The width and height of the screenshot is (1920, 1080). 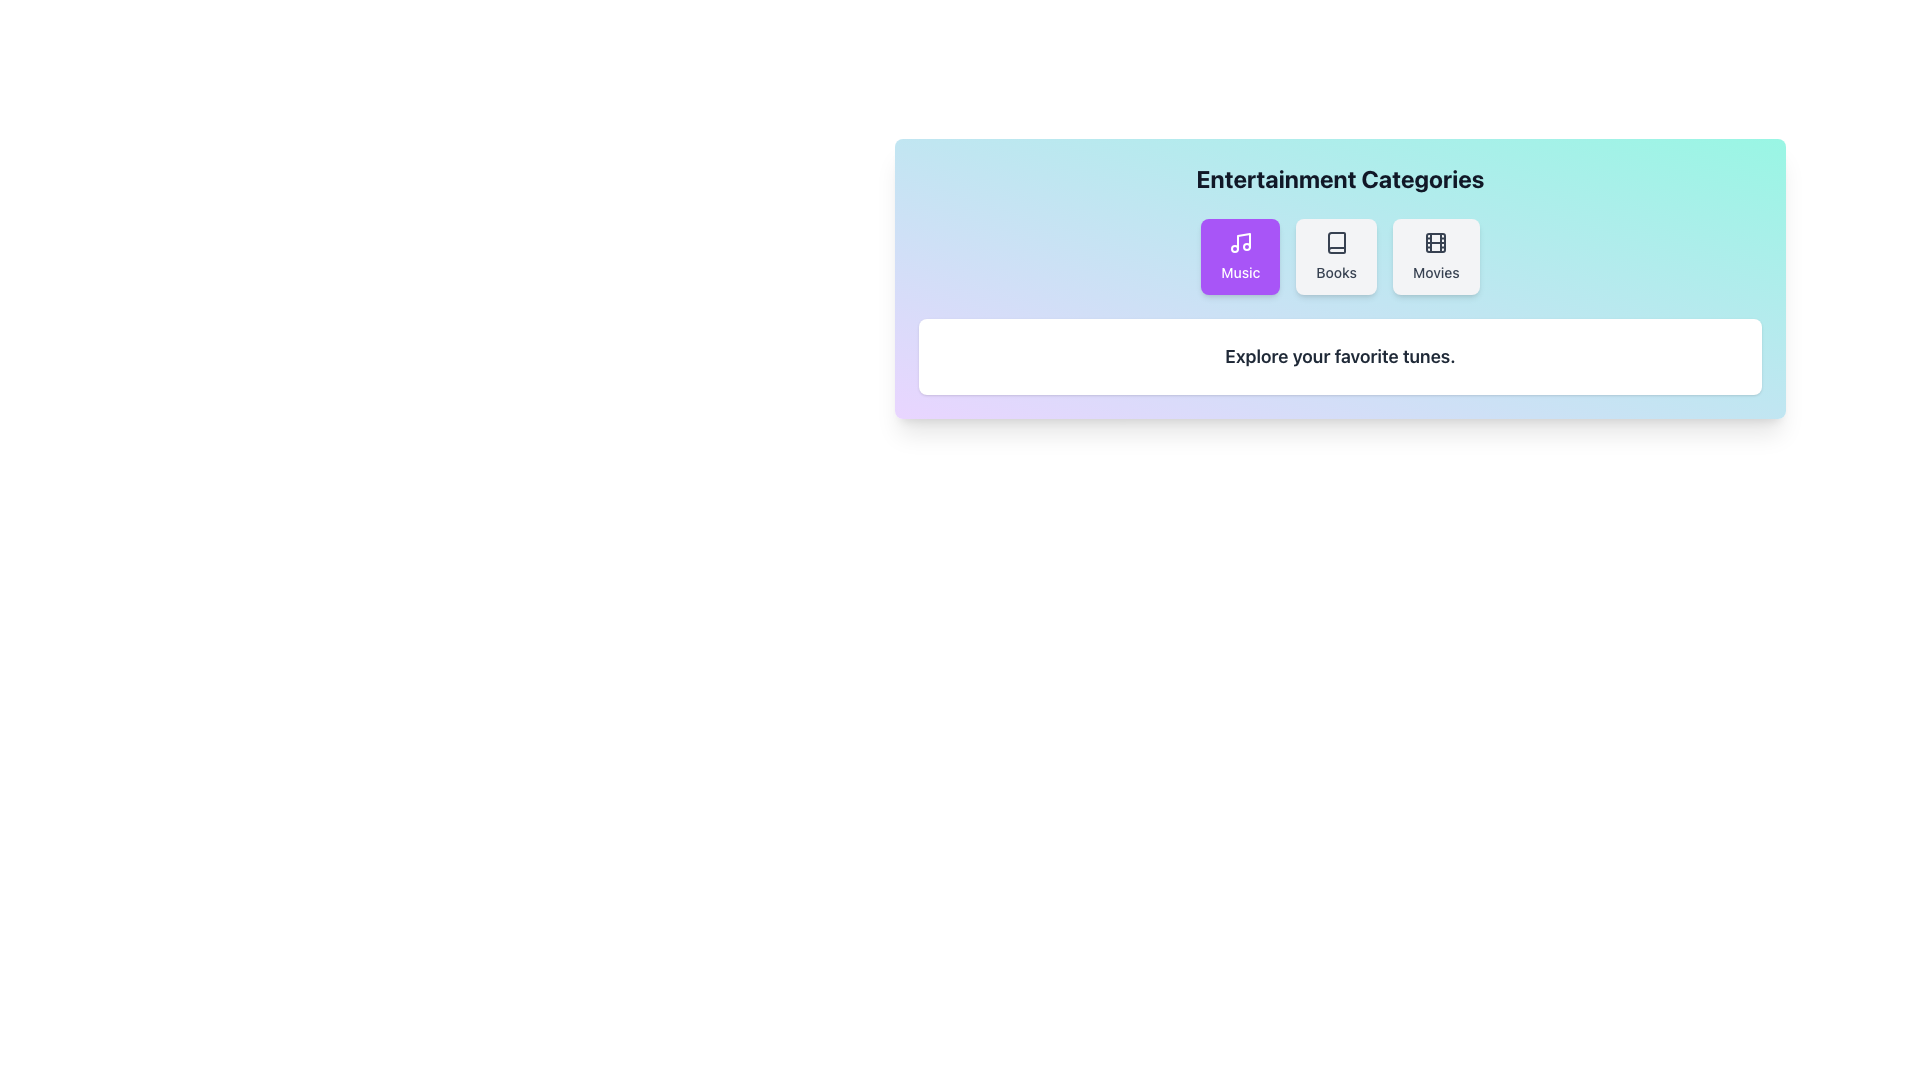 I want to click on the text label indicating the category of the button, which provides clarification for the music icon above it, located beneath the 'Music' button, so click(x=1239, y=273).